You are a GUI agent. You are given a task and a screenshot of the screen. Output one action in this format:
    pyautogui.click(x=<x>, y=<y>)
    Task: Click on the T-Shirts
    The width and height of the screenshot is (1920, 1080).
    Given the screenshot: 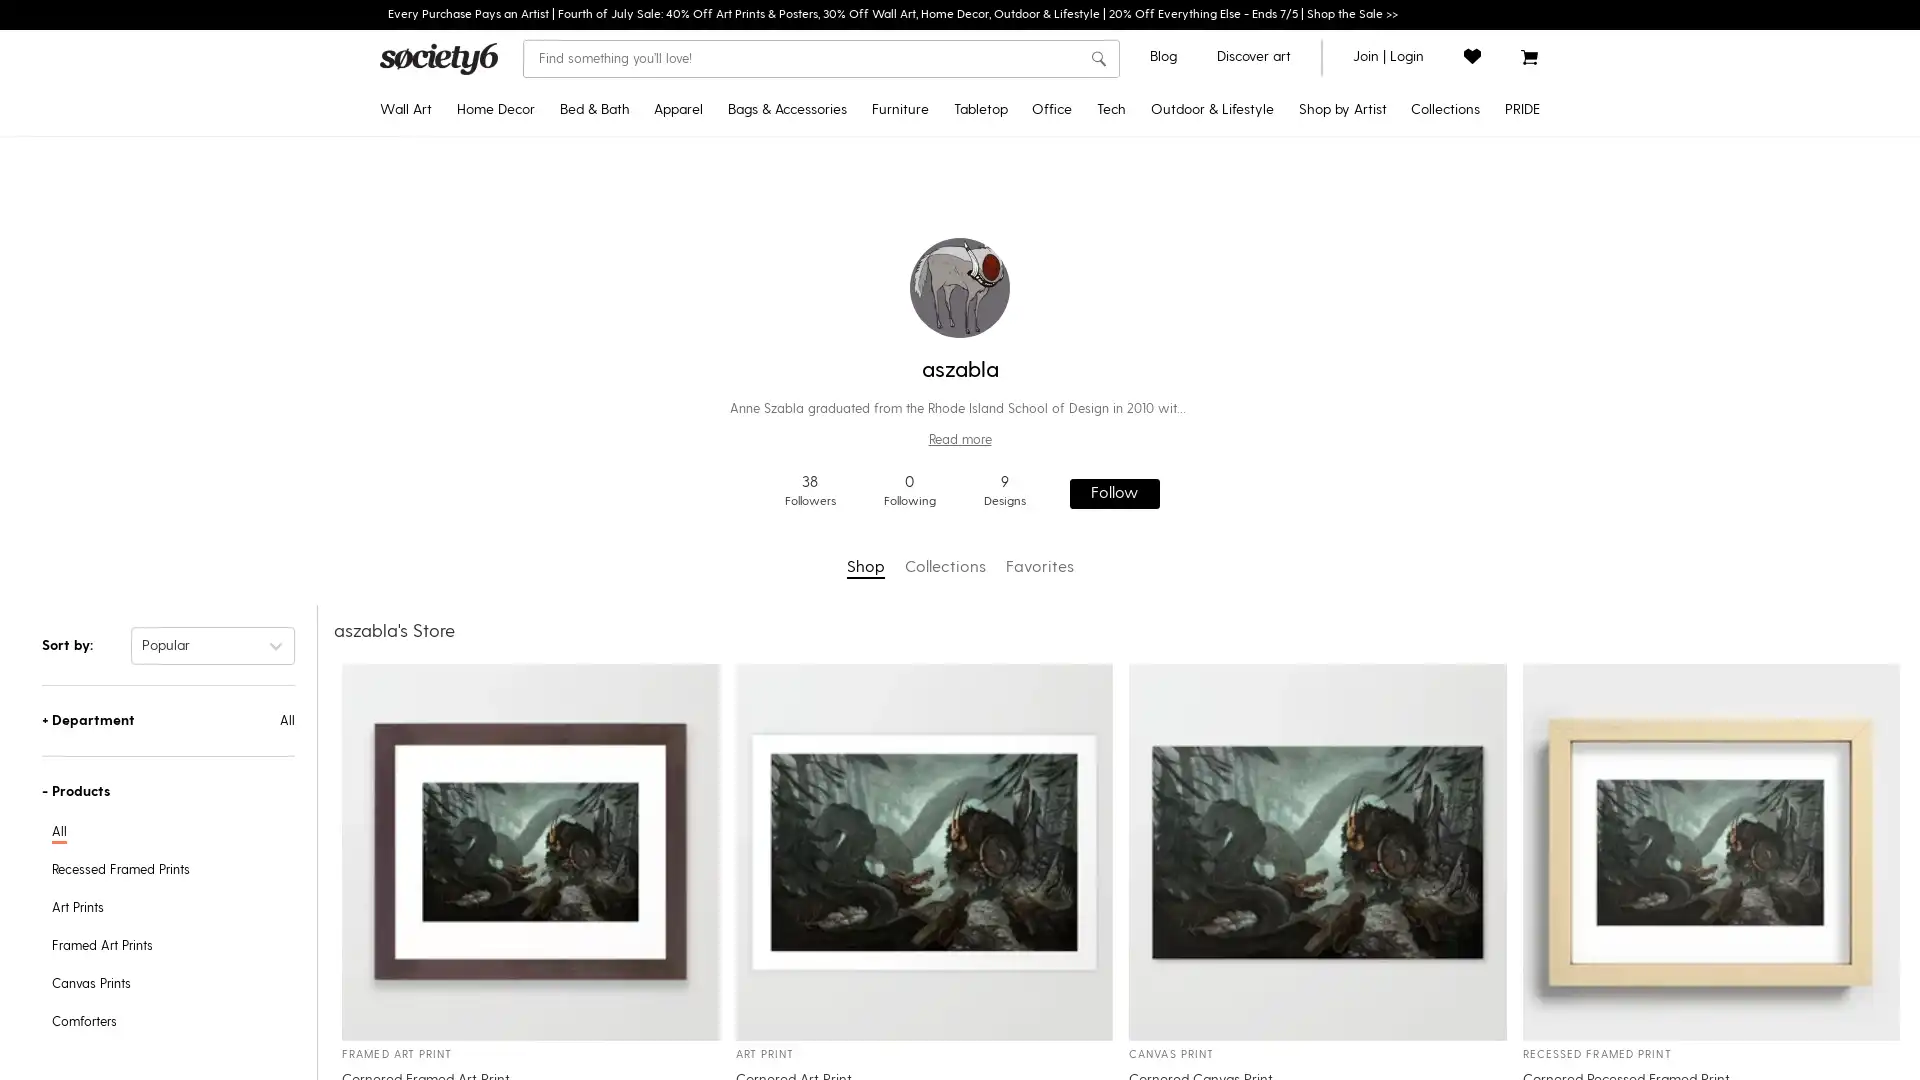 What is the action you would take?
    pyautogui.click(x=741, y=160)
    